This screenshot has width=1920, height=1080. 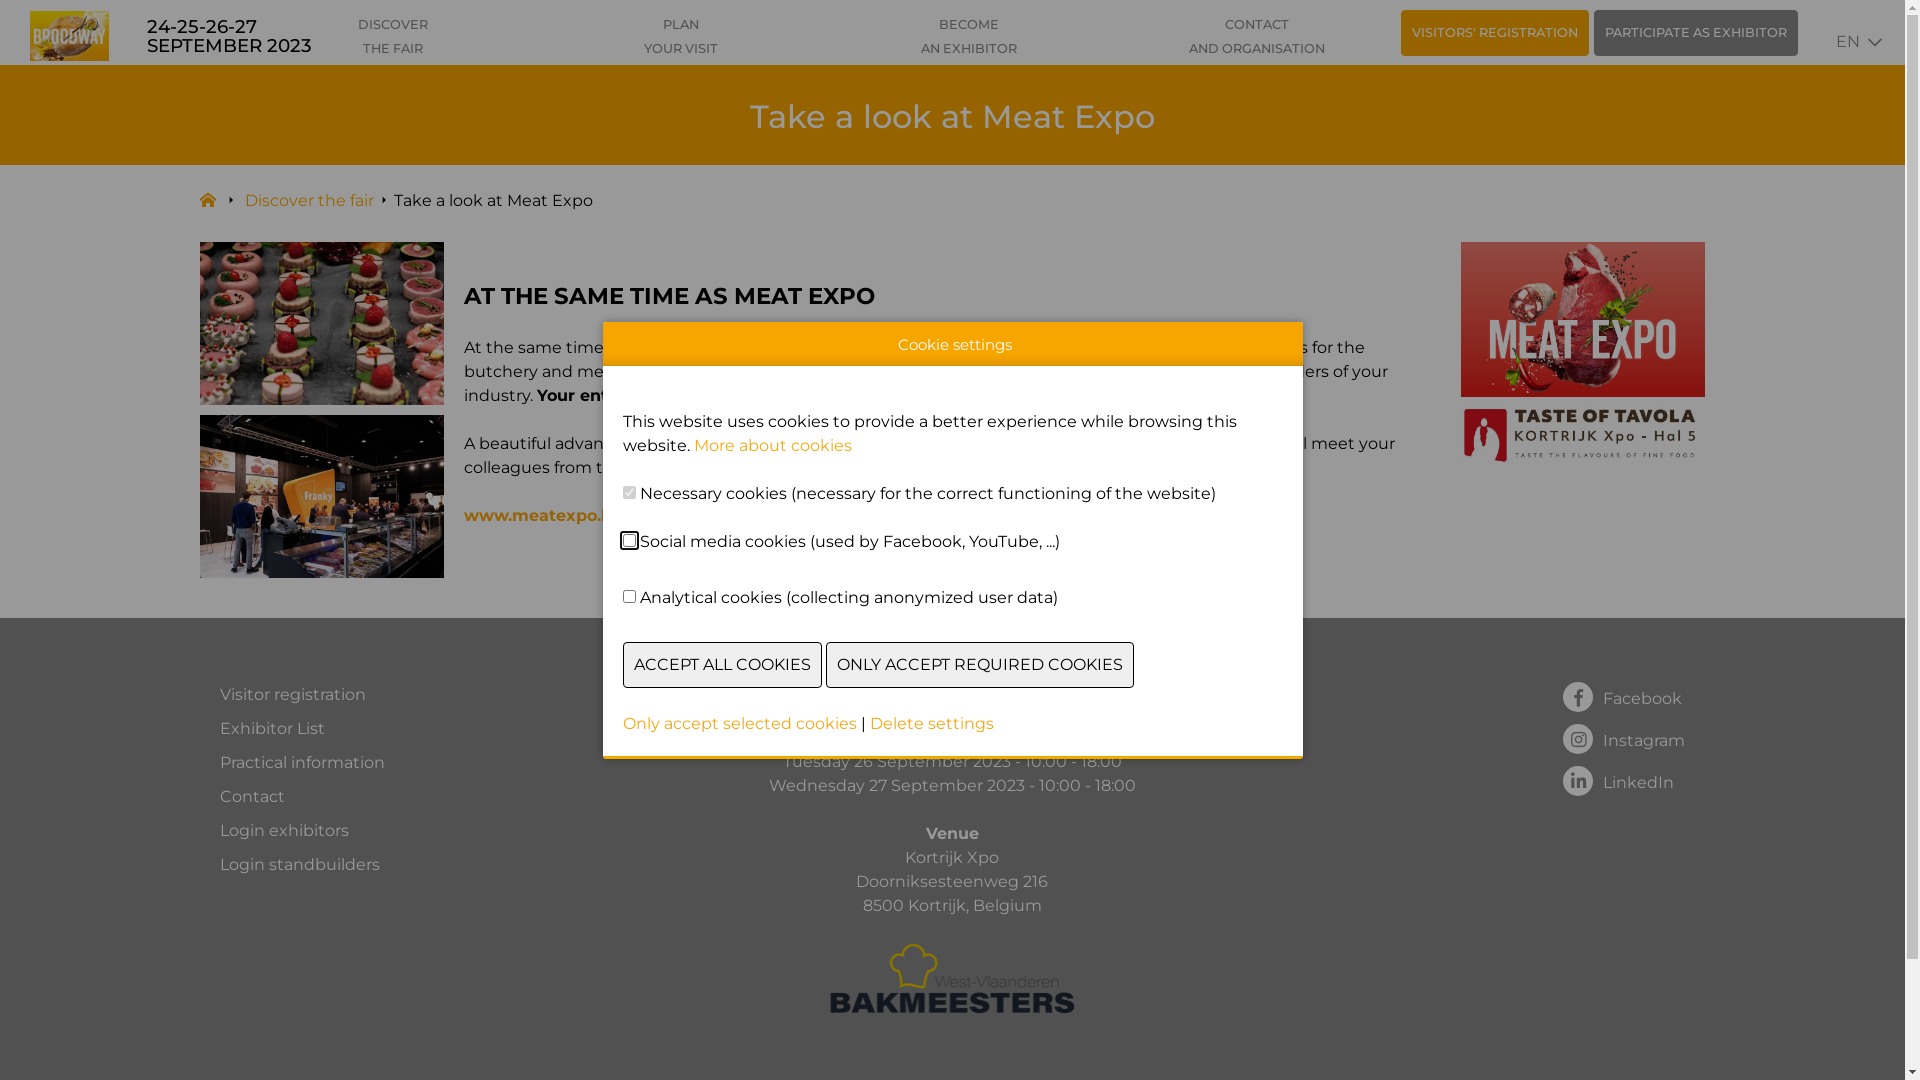 I want to click on 'Discover the fair', so click(x=308, y=200).